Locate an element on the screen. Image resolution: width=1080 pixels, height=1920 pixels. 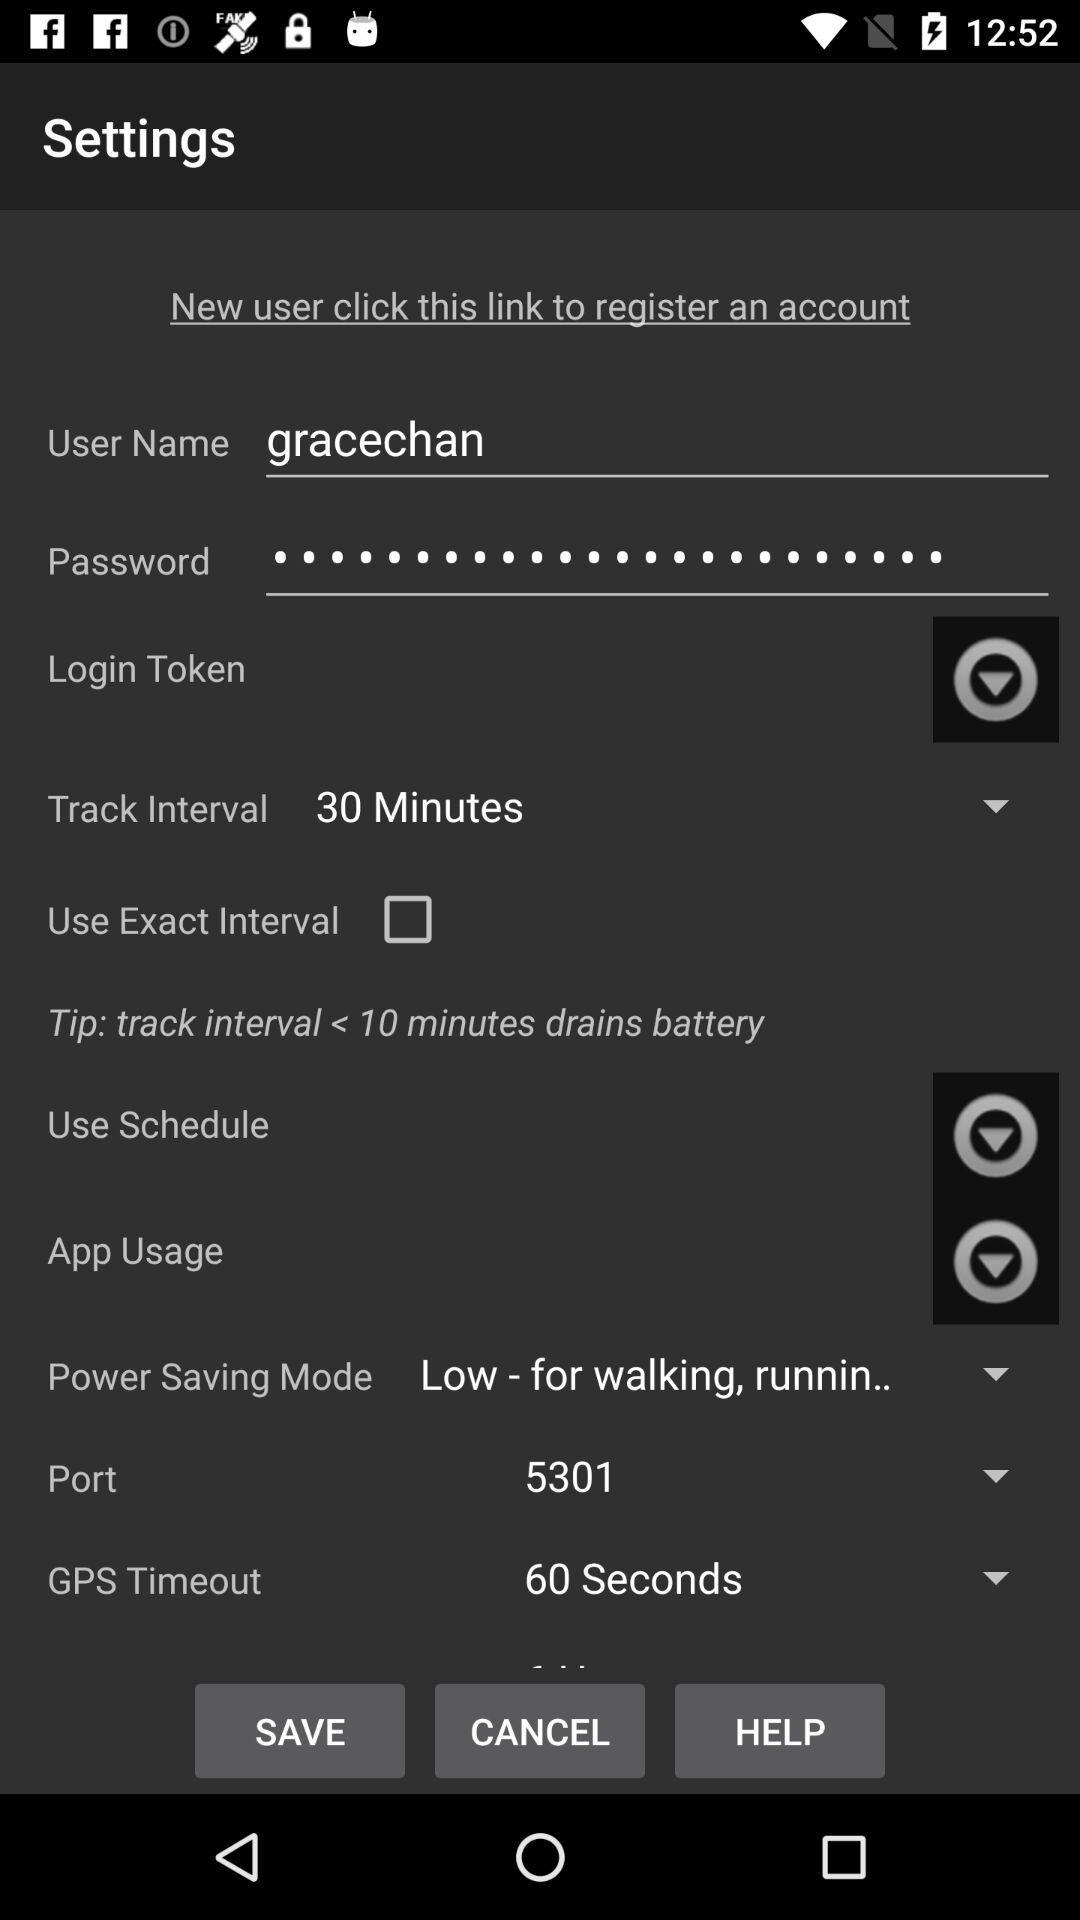
the expand_more icon is located at coordinates (995, 1260).